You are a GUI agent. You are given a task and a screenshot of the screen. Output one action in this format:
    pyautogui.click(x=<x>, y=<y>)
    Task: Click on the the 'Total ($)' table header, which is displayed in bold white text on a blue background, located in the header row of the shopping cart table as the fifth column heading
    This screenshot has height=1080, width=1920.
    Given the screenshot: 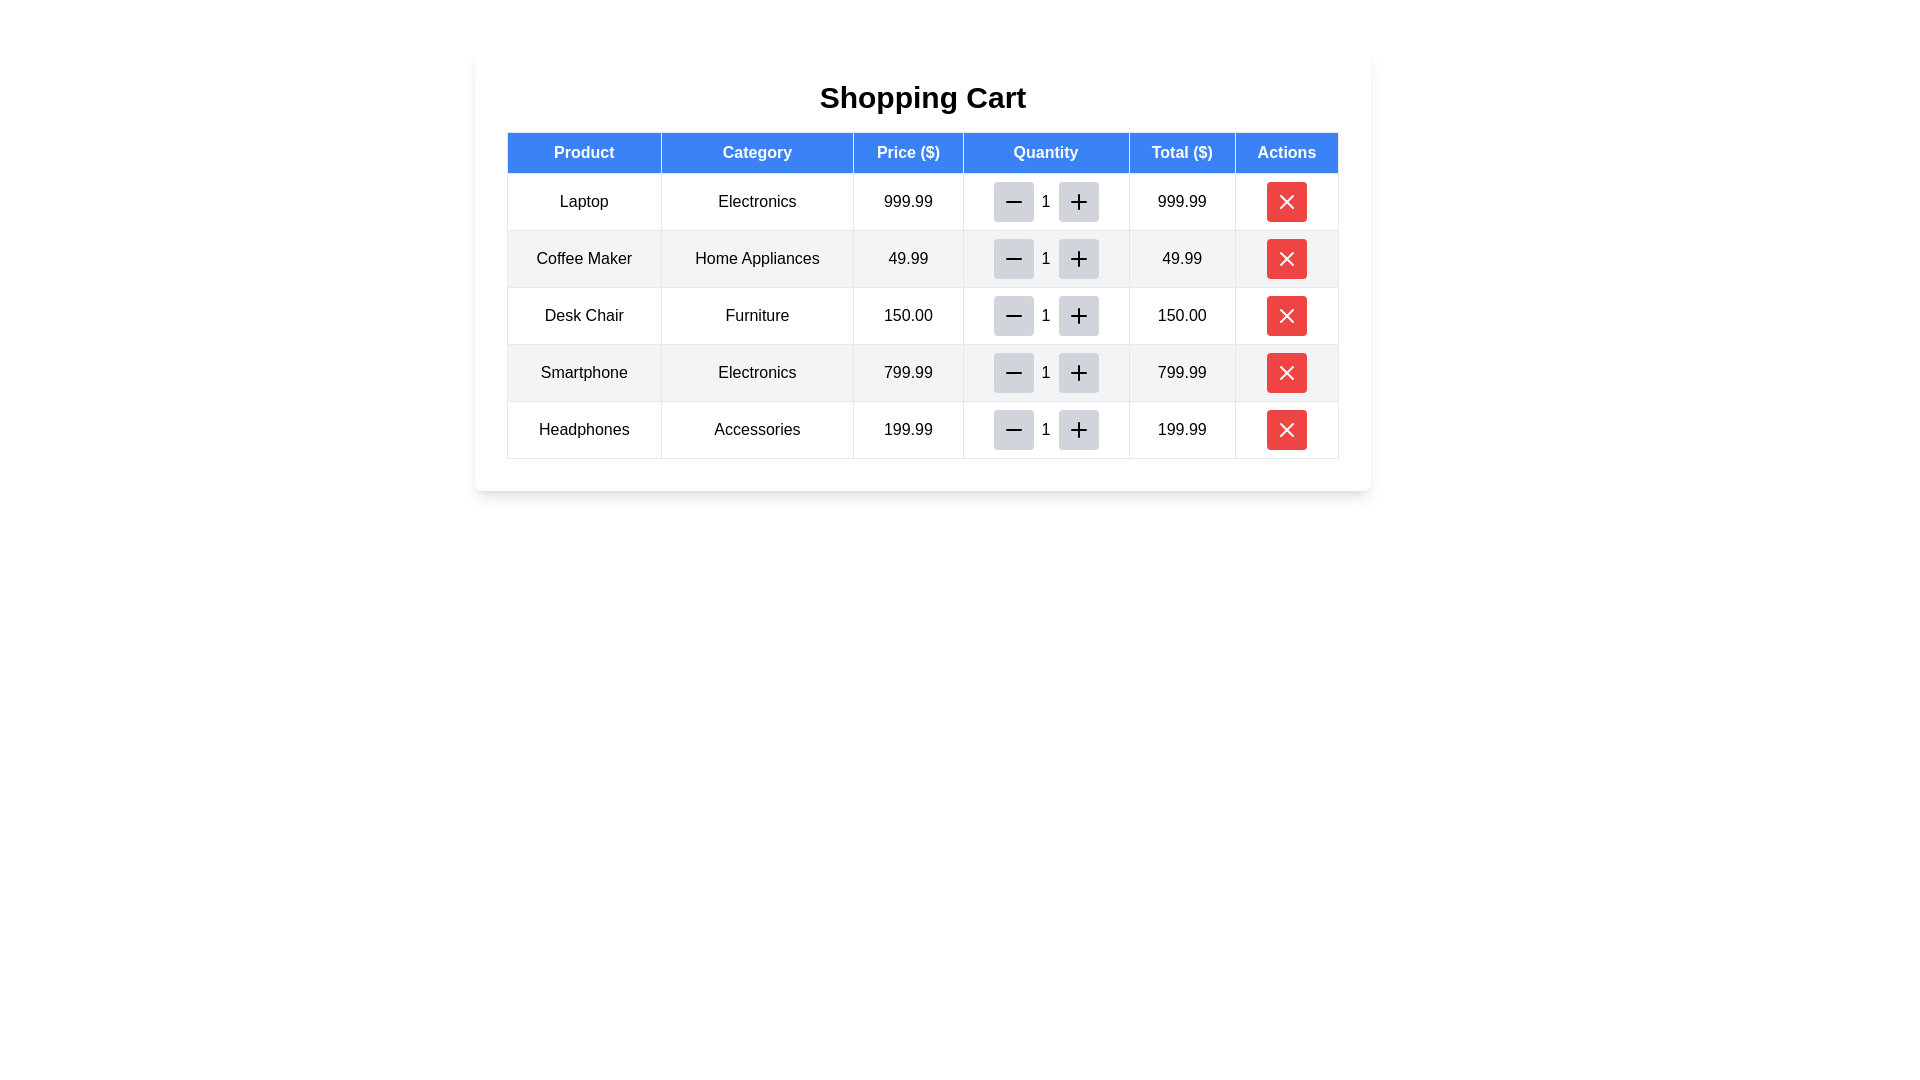 What is the action you would take?
    pyautogui.click(x=1182, y=152)
    